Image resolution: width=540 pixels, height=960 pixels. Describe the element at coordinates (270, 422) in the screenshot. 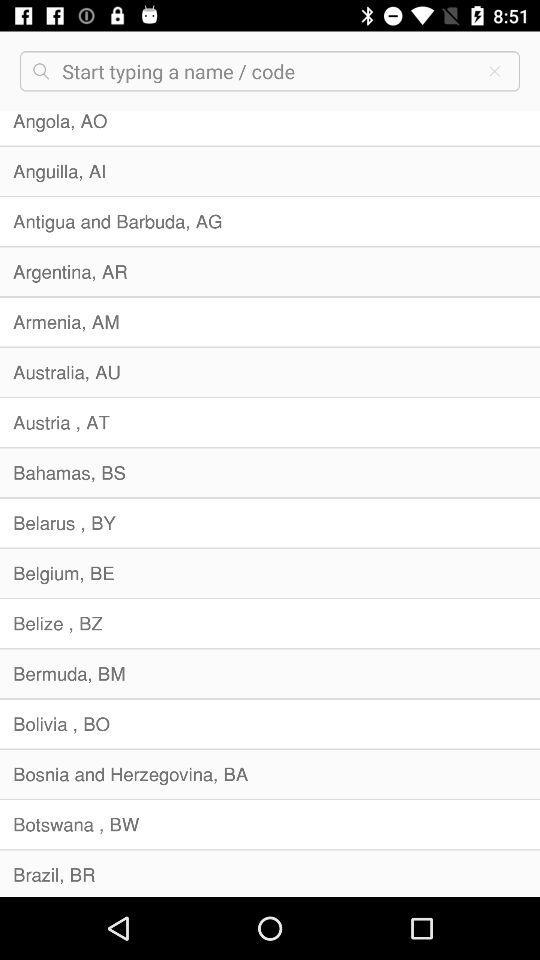

I see `icon below the australia, au icon` at that location.